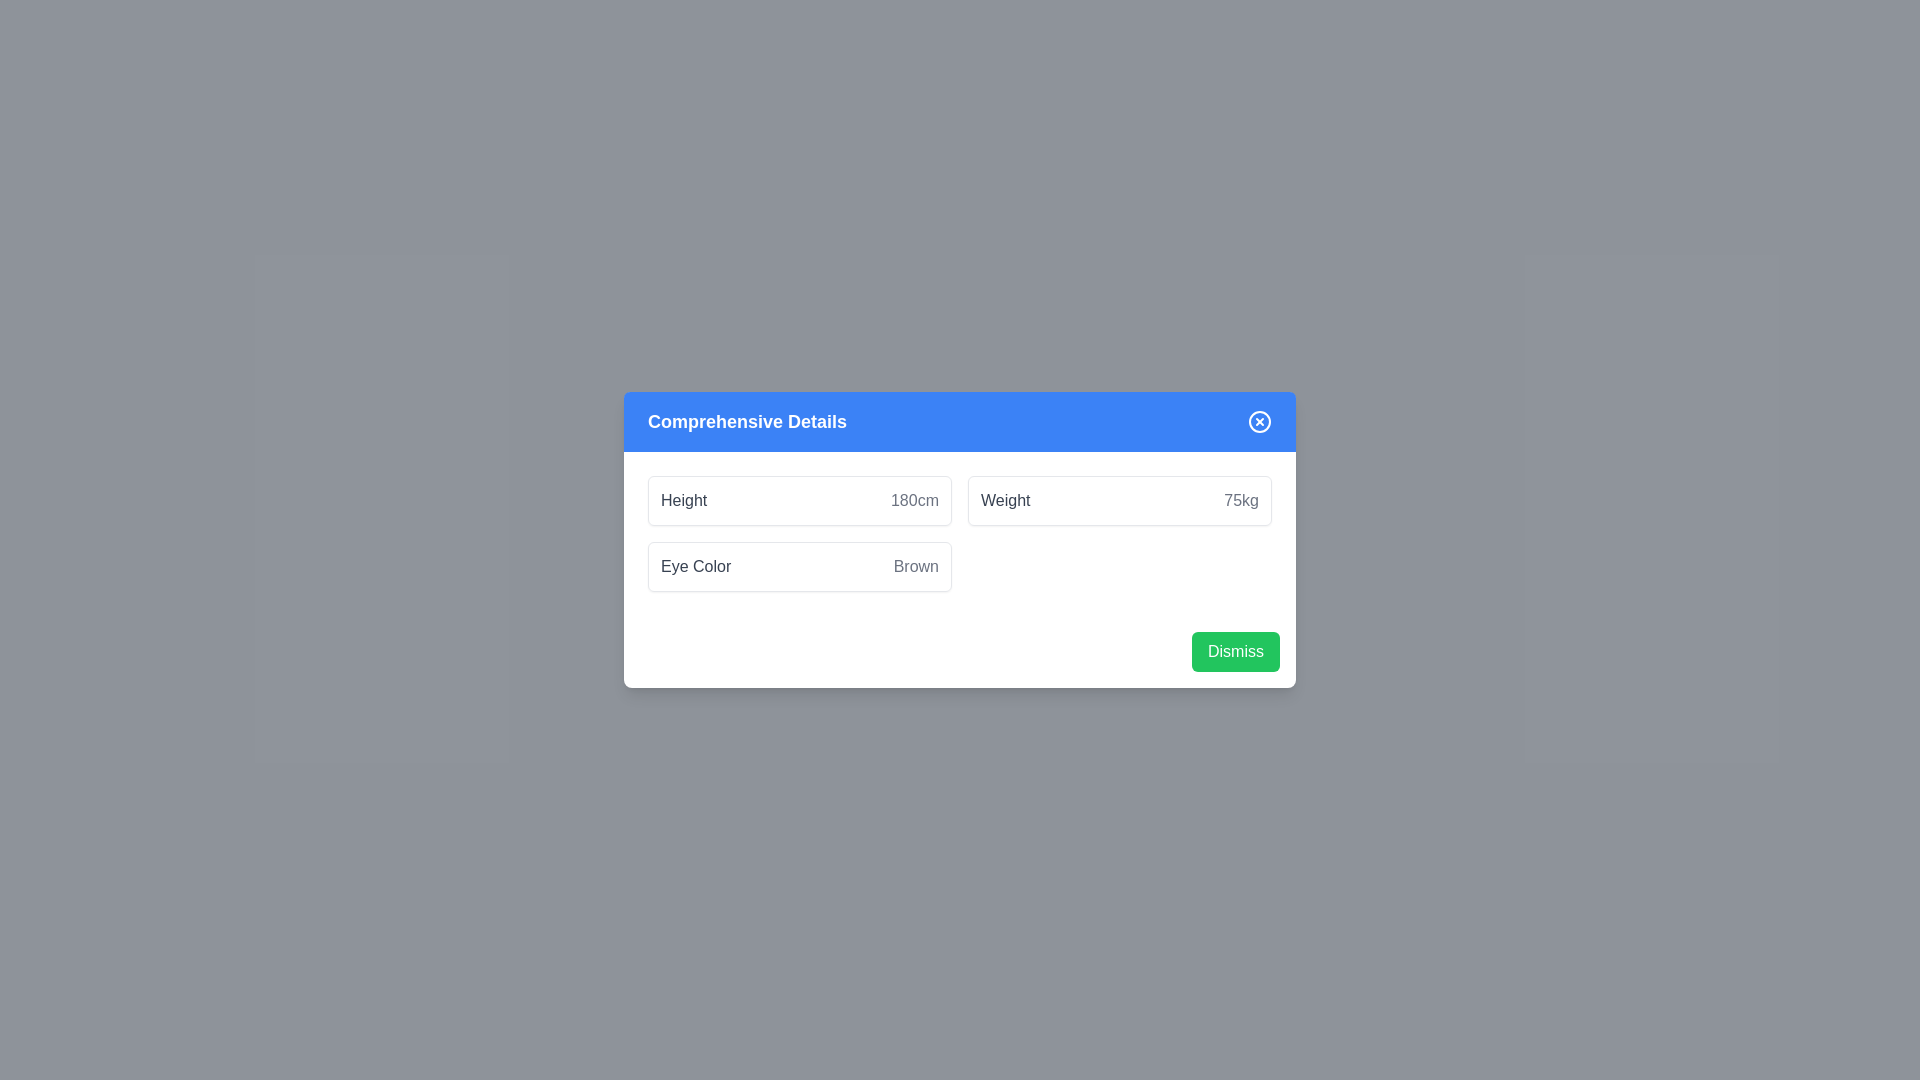 The height and width of the screenshot is (1080, 1920). I want to click on the 'X' button in the header of the dialog to close it, so click(1258, 420).